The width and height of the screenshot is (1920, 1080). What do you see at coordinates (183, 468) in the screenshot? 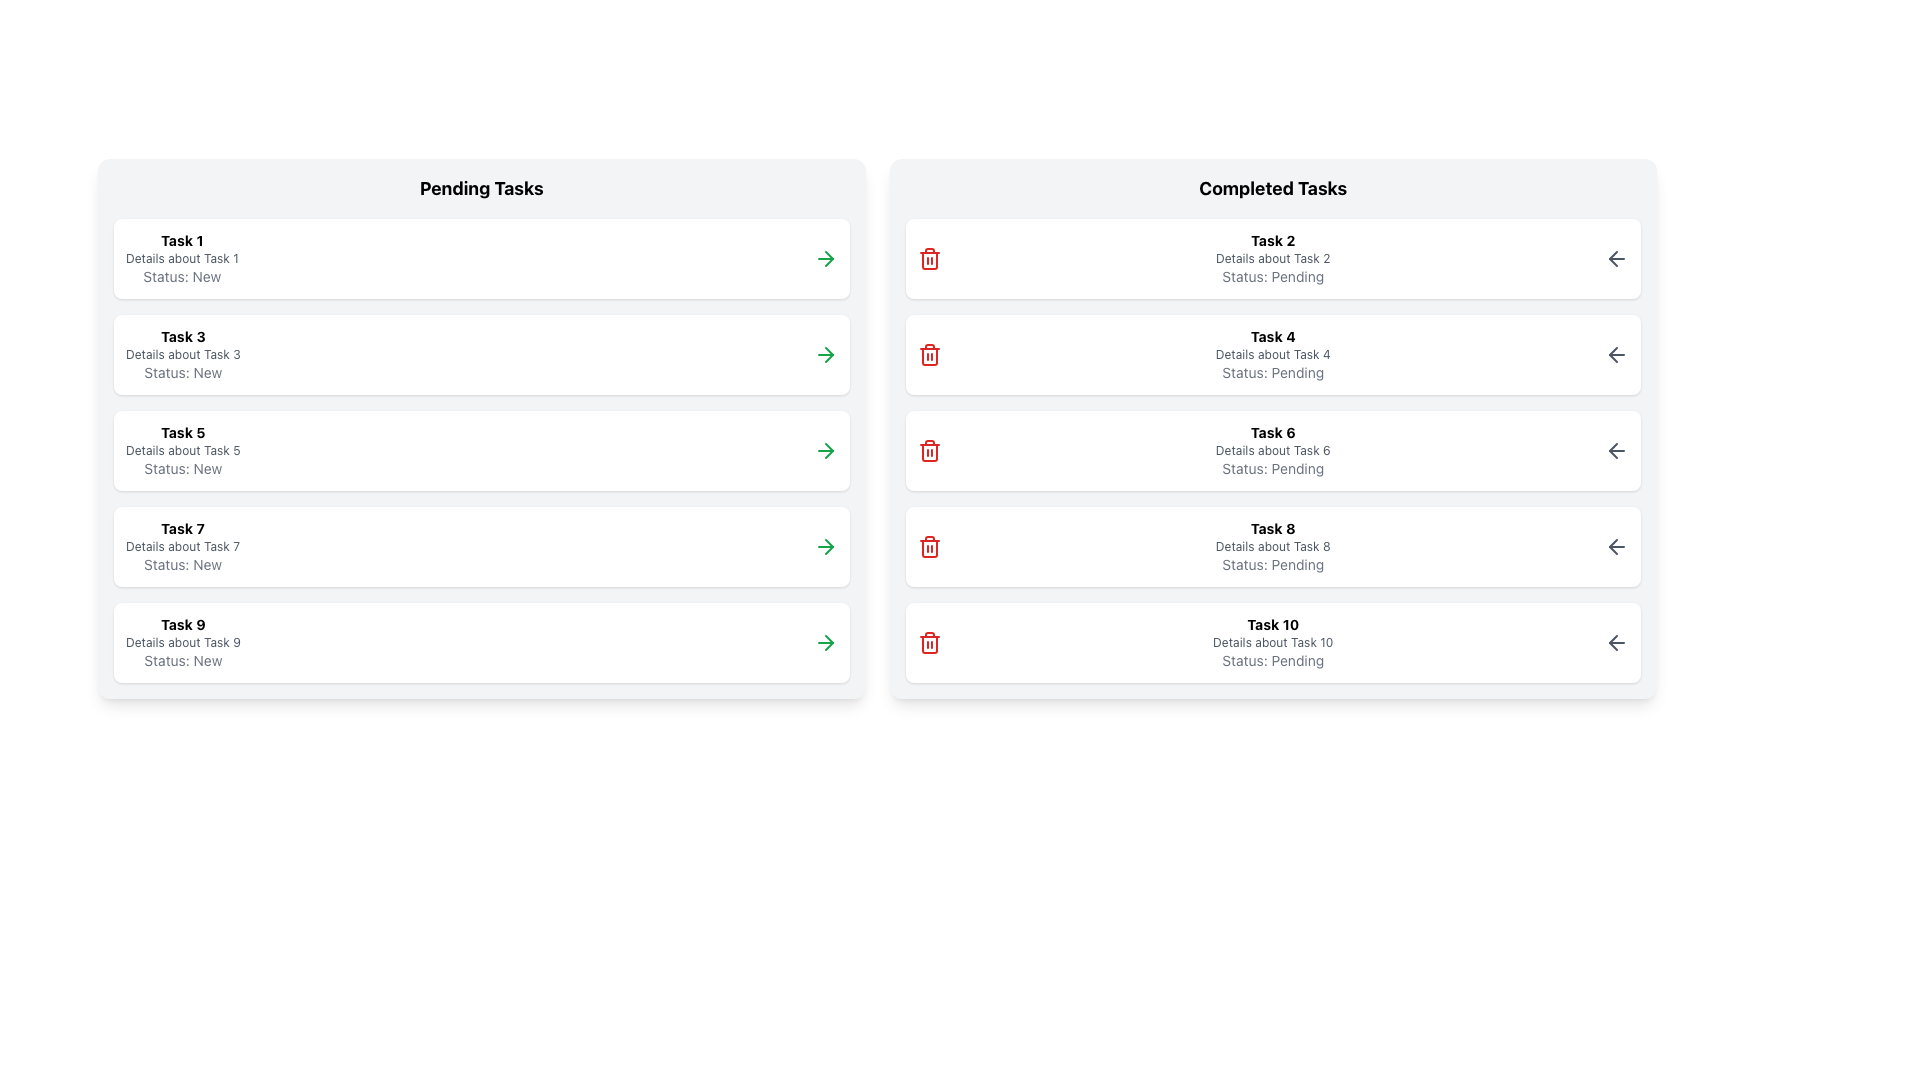
I see `the text label displaying the status of Task 5 located below the task name in the 'Pending Tasks' section` at bounding box center [183, 468].